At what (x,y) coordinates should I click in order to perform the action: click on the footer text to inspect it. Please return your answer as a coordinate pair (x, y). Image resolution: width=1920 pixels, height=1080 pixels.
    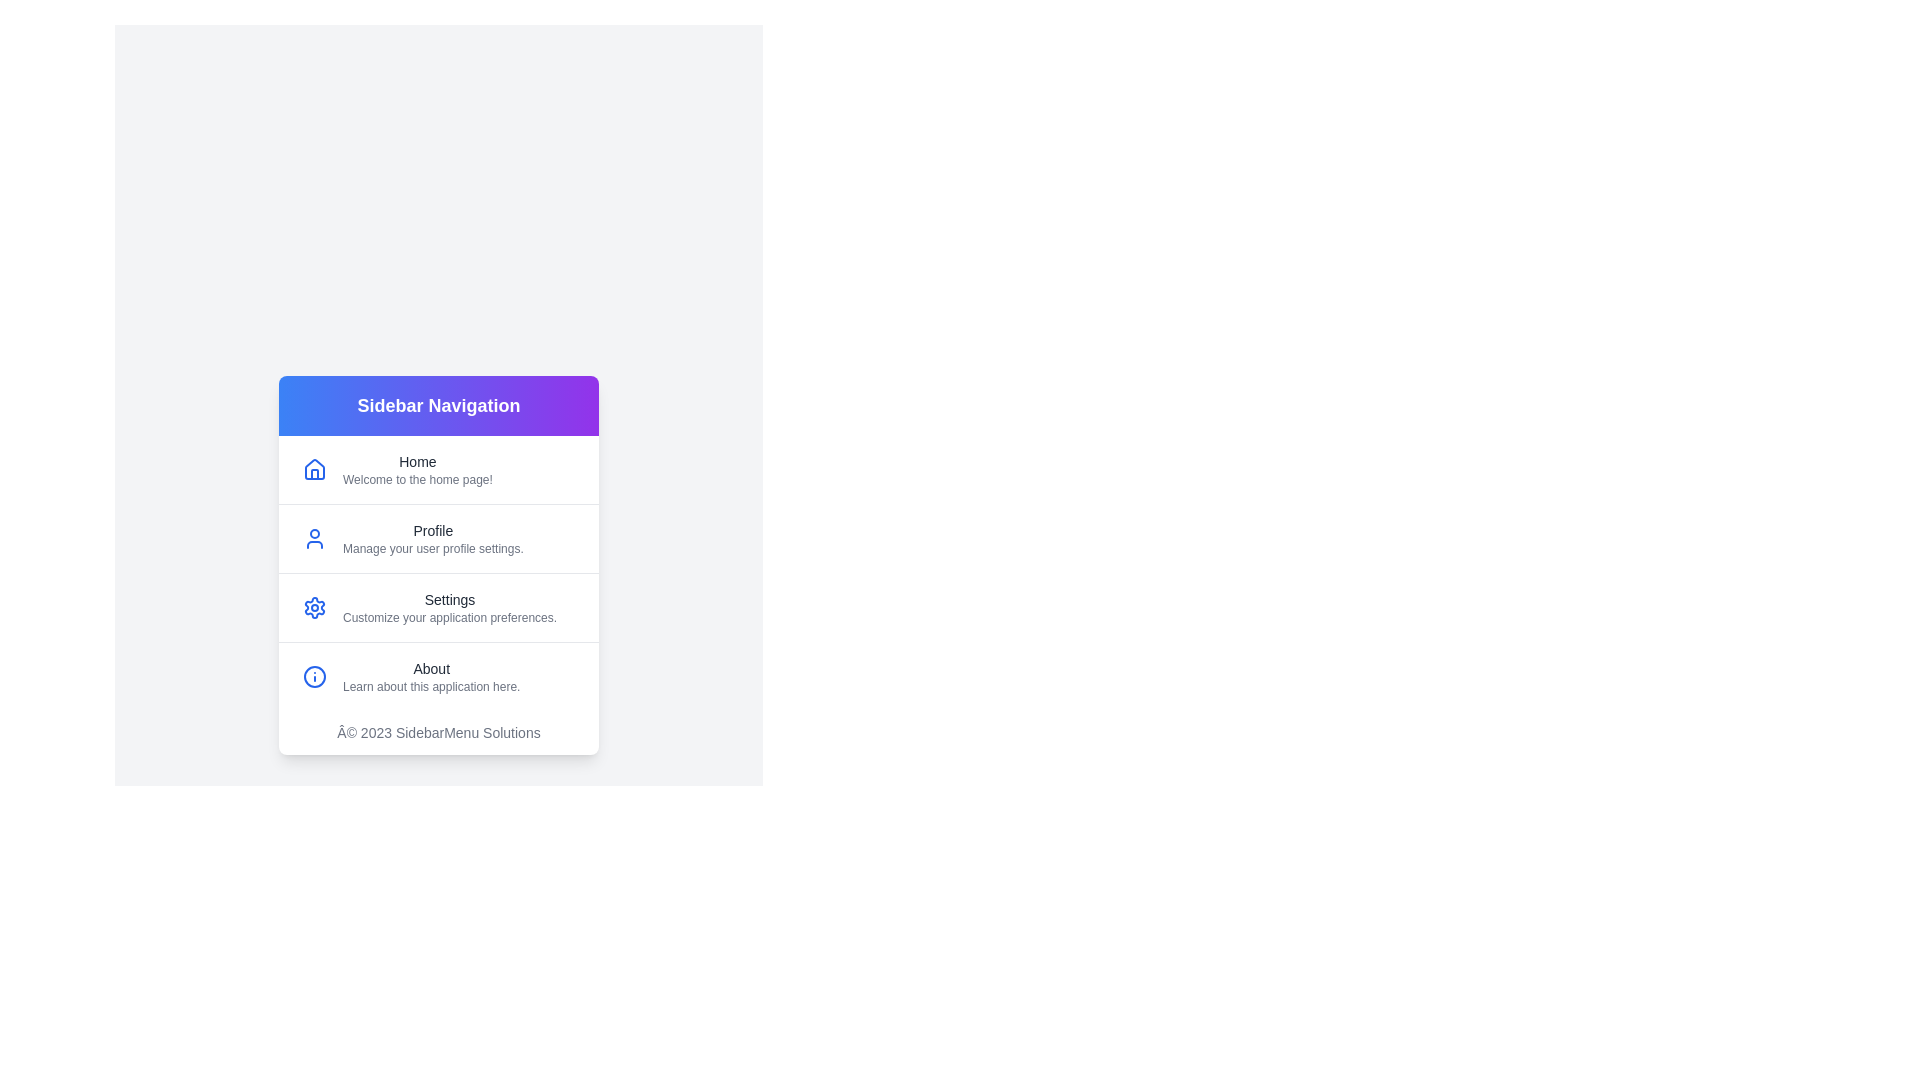
    Looking at the image, I should click on (437, 732).